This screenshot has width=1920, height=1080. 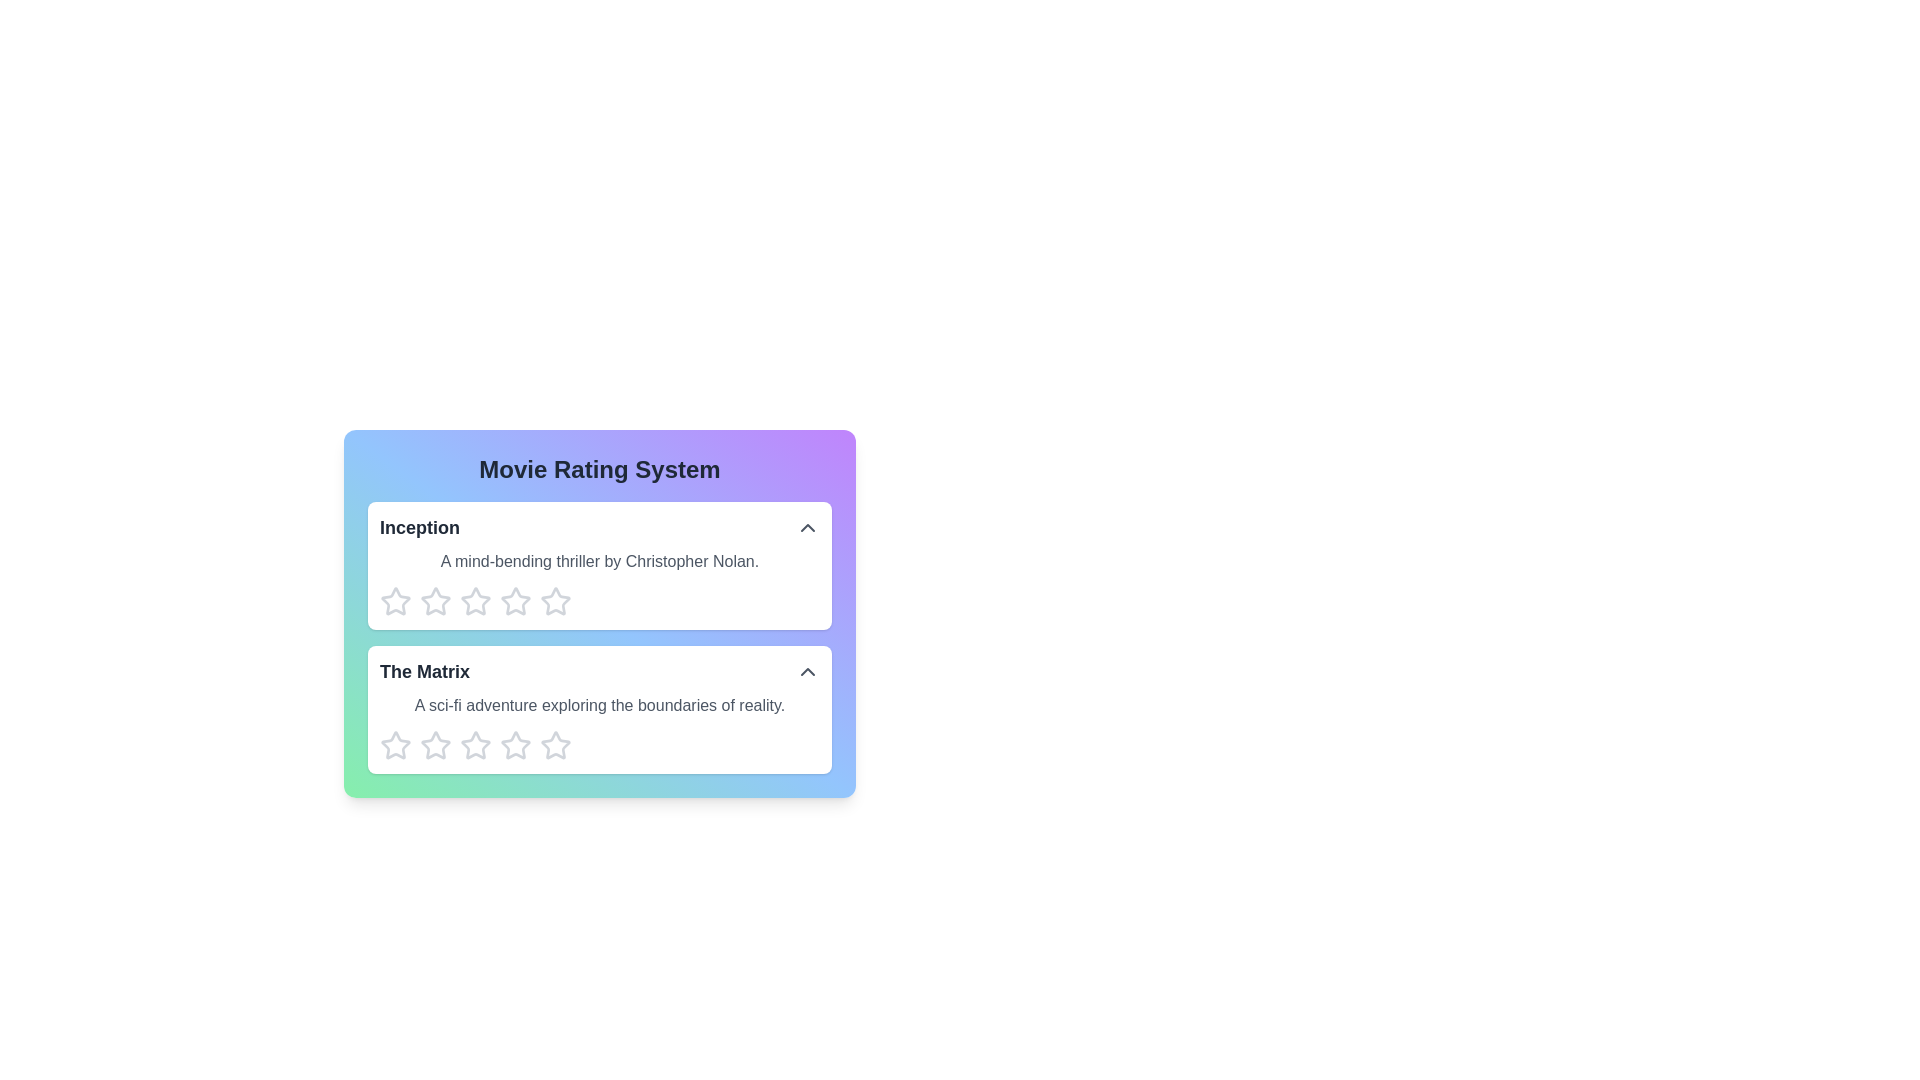 I want to click on the seventh rating star icon in the horizontal arrangement under the 'The Matrix' section, so click(x=556, y=745).